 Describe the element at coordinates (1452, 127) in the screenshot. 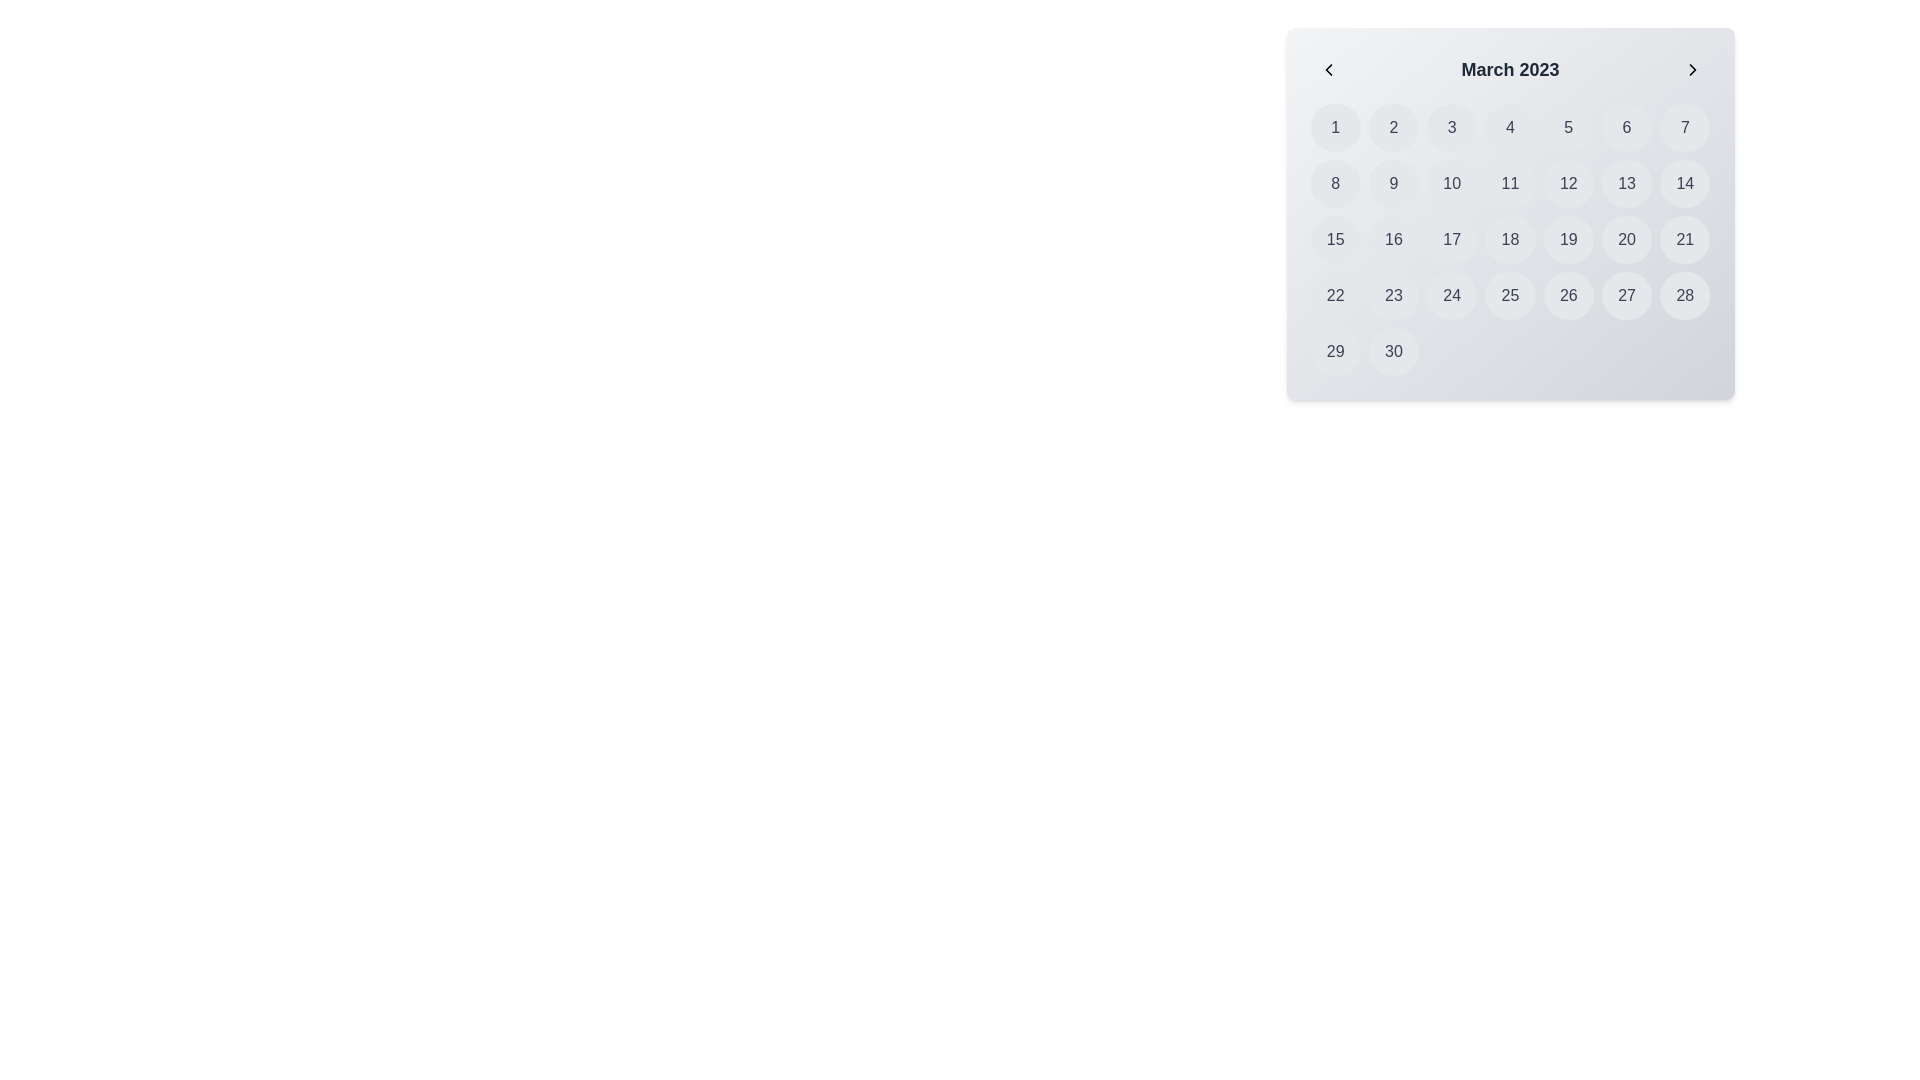

I see `the circular button labeled '3' with a gray background, located in the first row, third column of the calendar grid` at that location.